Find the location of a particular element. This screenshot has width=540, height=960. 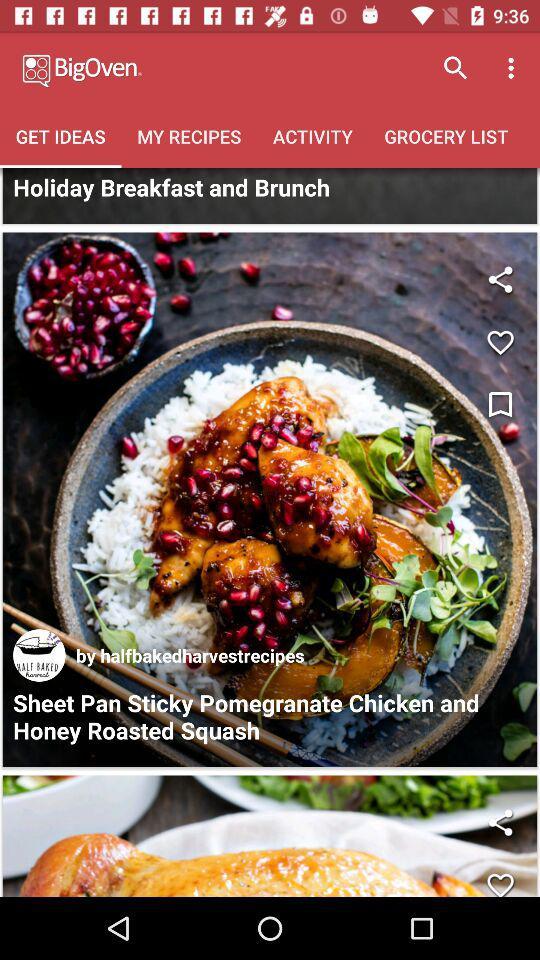

press to bookmark is located at coordinates (499, 404).